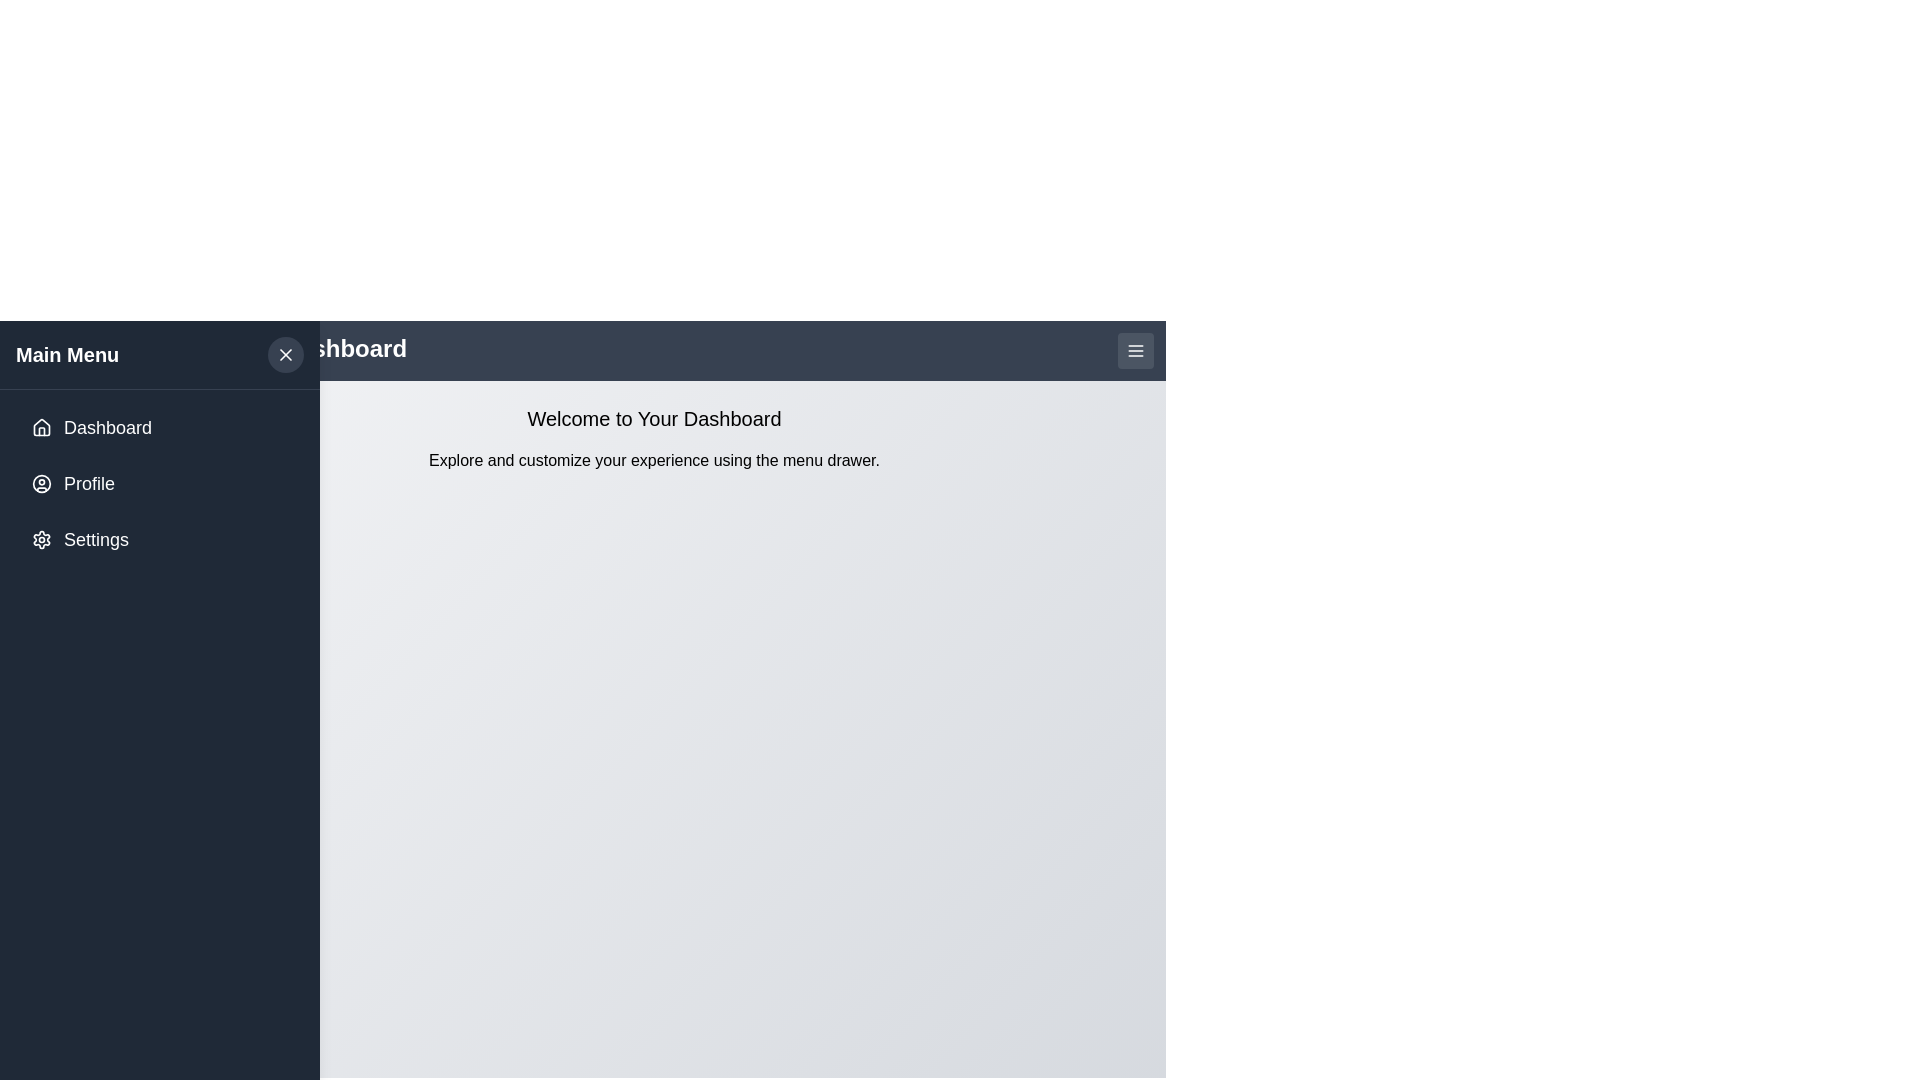  Describe the element at coordinates (285, 353) in the screenshot. I see `the circular close button with a gray background and a white 'X' icon located in the top-right corner of the 'Main Menu' section` at that location.